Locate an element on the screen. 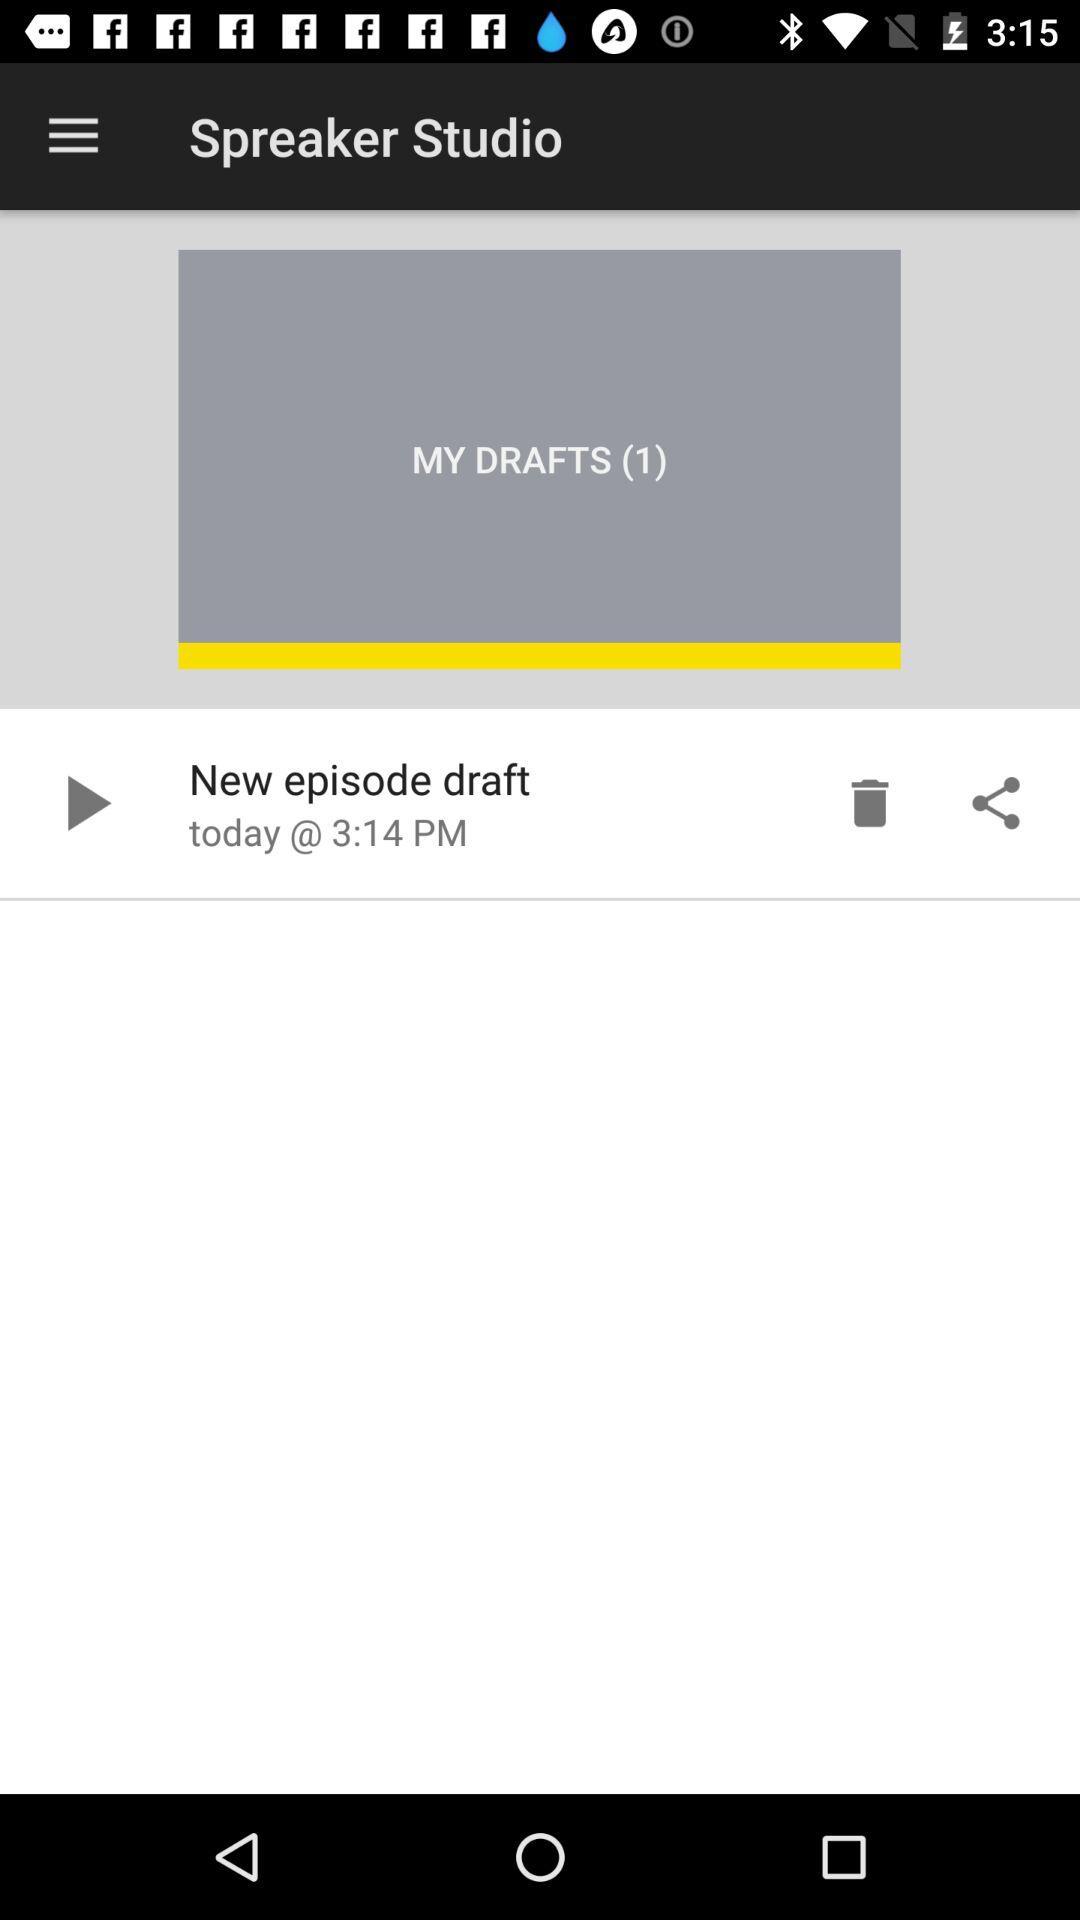 Image resolution: width=1080 pixels, height=1920 pixels. the podcast is located at coordinates (83, 803).